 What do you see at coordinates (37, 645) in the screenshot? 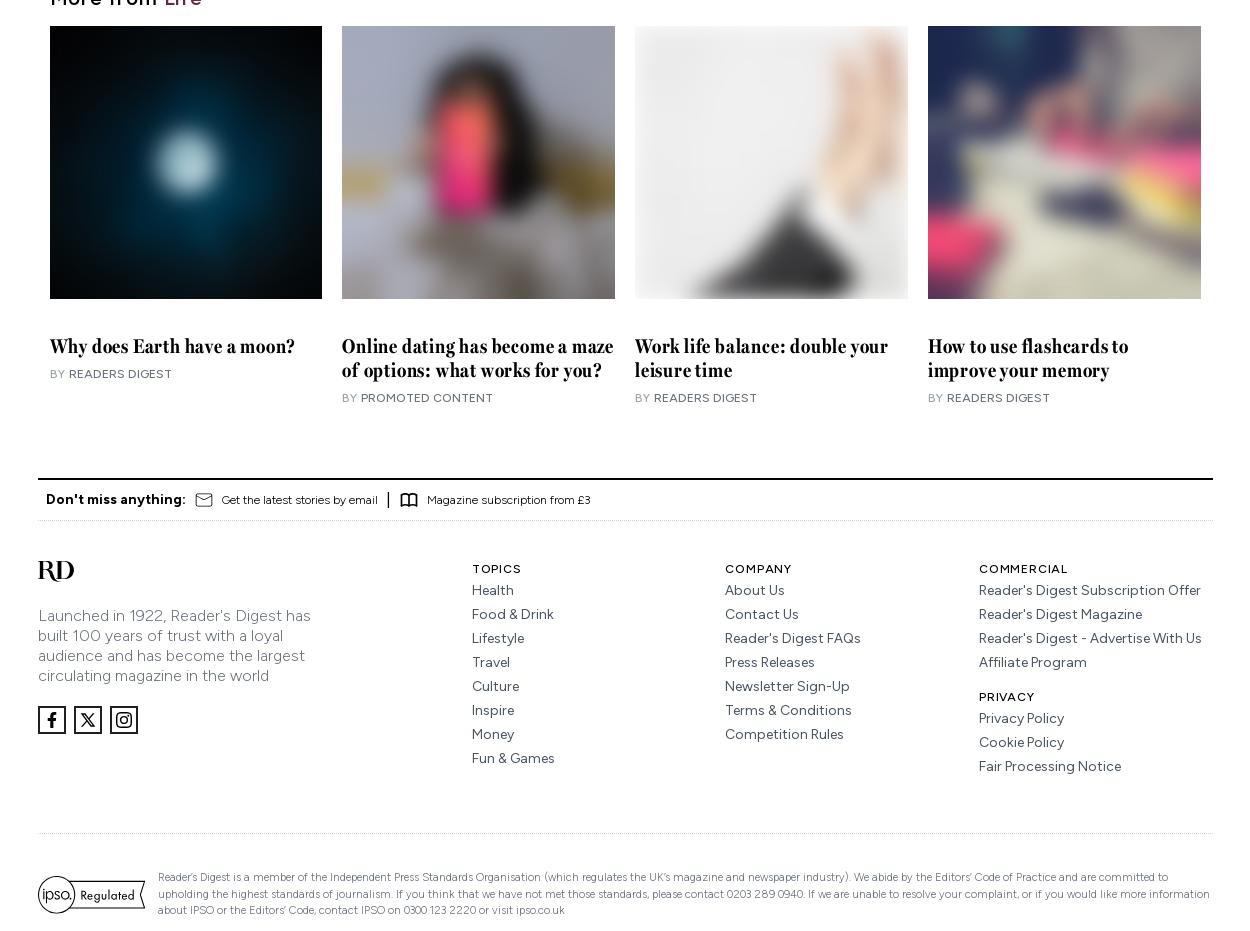
I see `'s Digest has built 100 years of trust with a loyal audience and has become the largest circulating magazine in the world'` at bounding box center [37, 645].